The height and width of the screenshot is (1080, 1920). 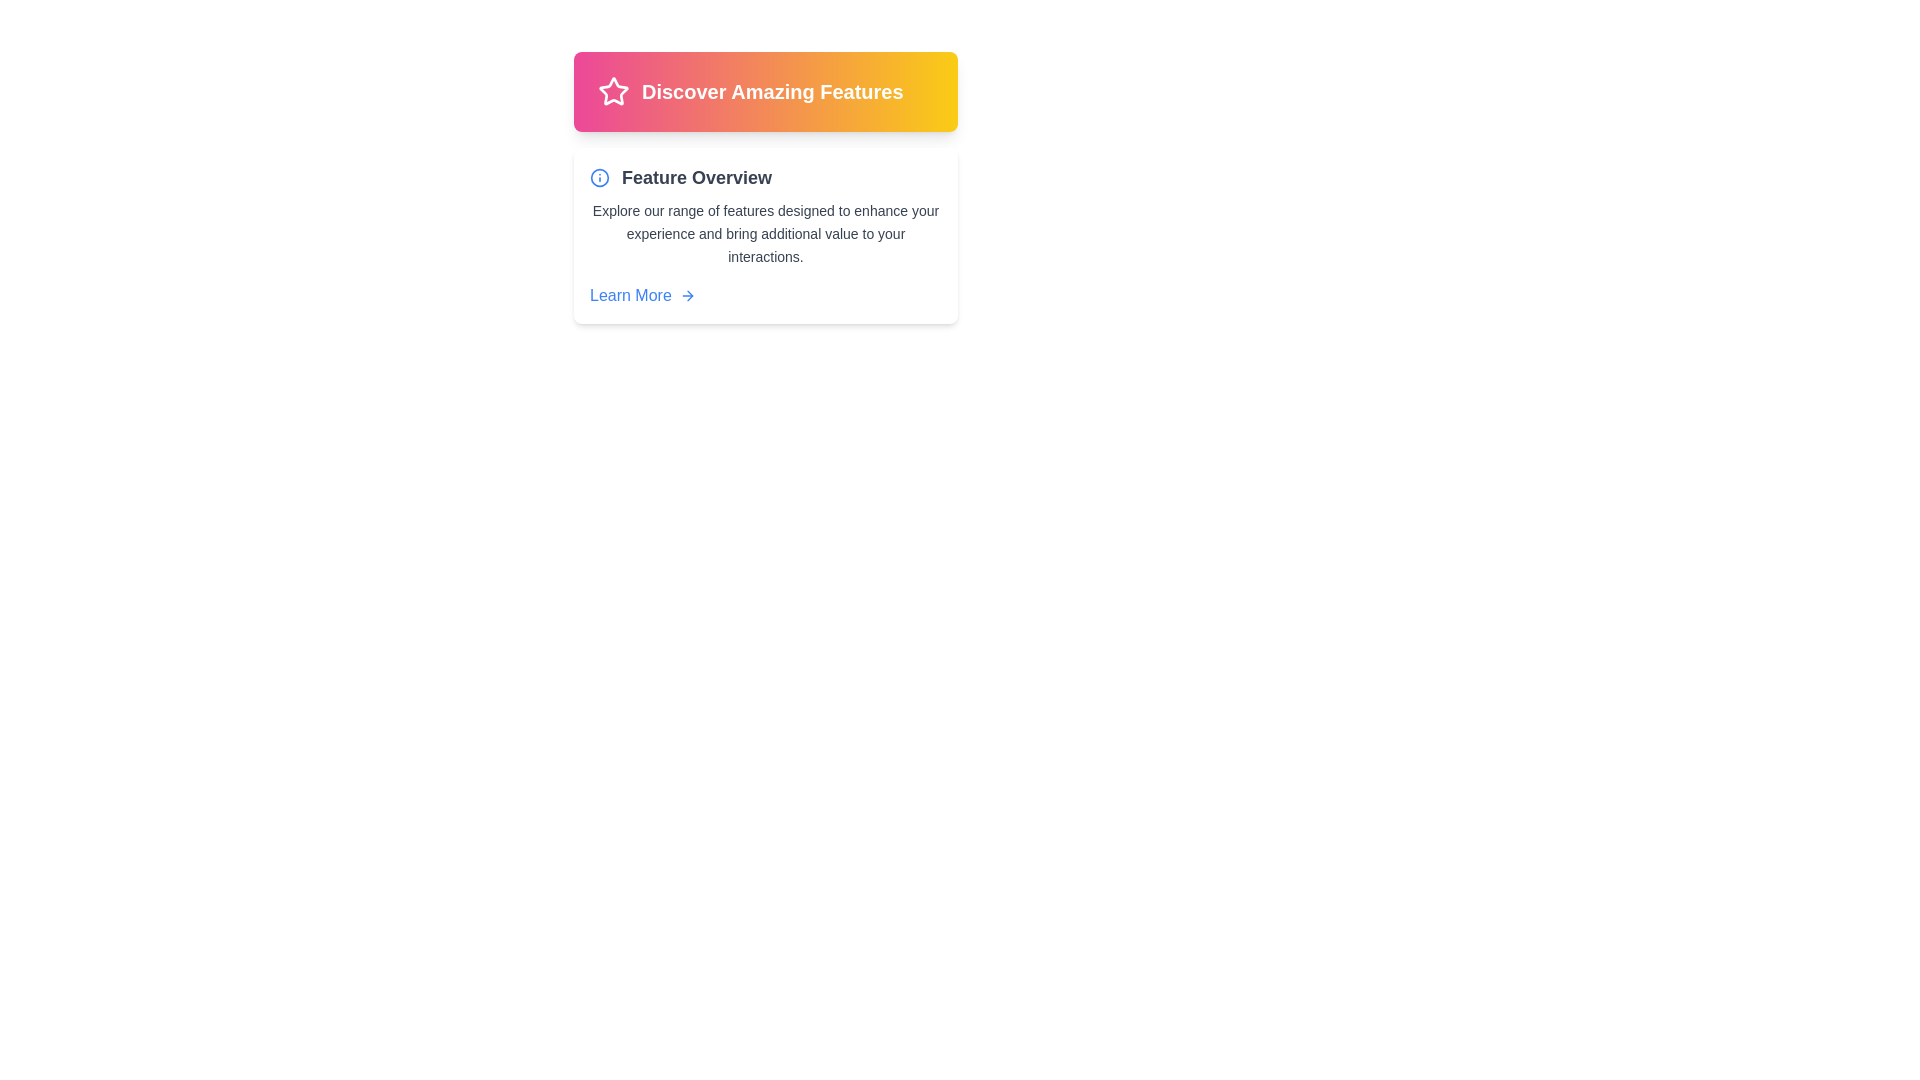 What do you see at coordinates (599, 176) in the screenshot?
I see `the circular icon located to the left of the 'Feature Overview' title, which is part of a larger graphic element` at bounding box center [599, 176].